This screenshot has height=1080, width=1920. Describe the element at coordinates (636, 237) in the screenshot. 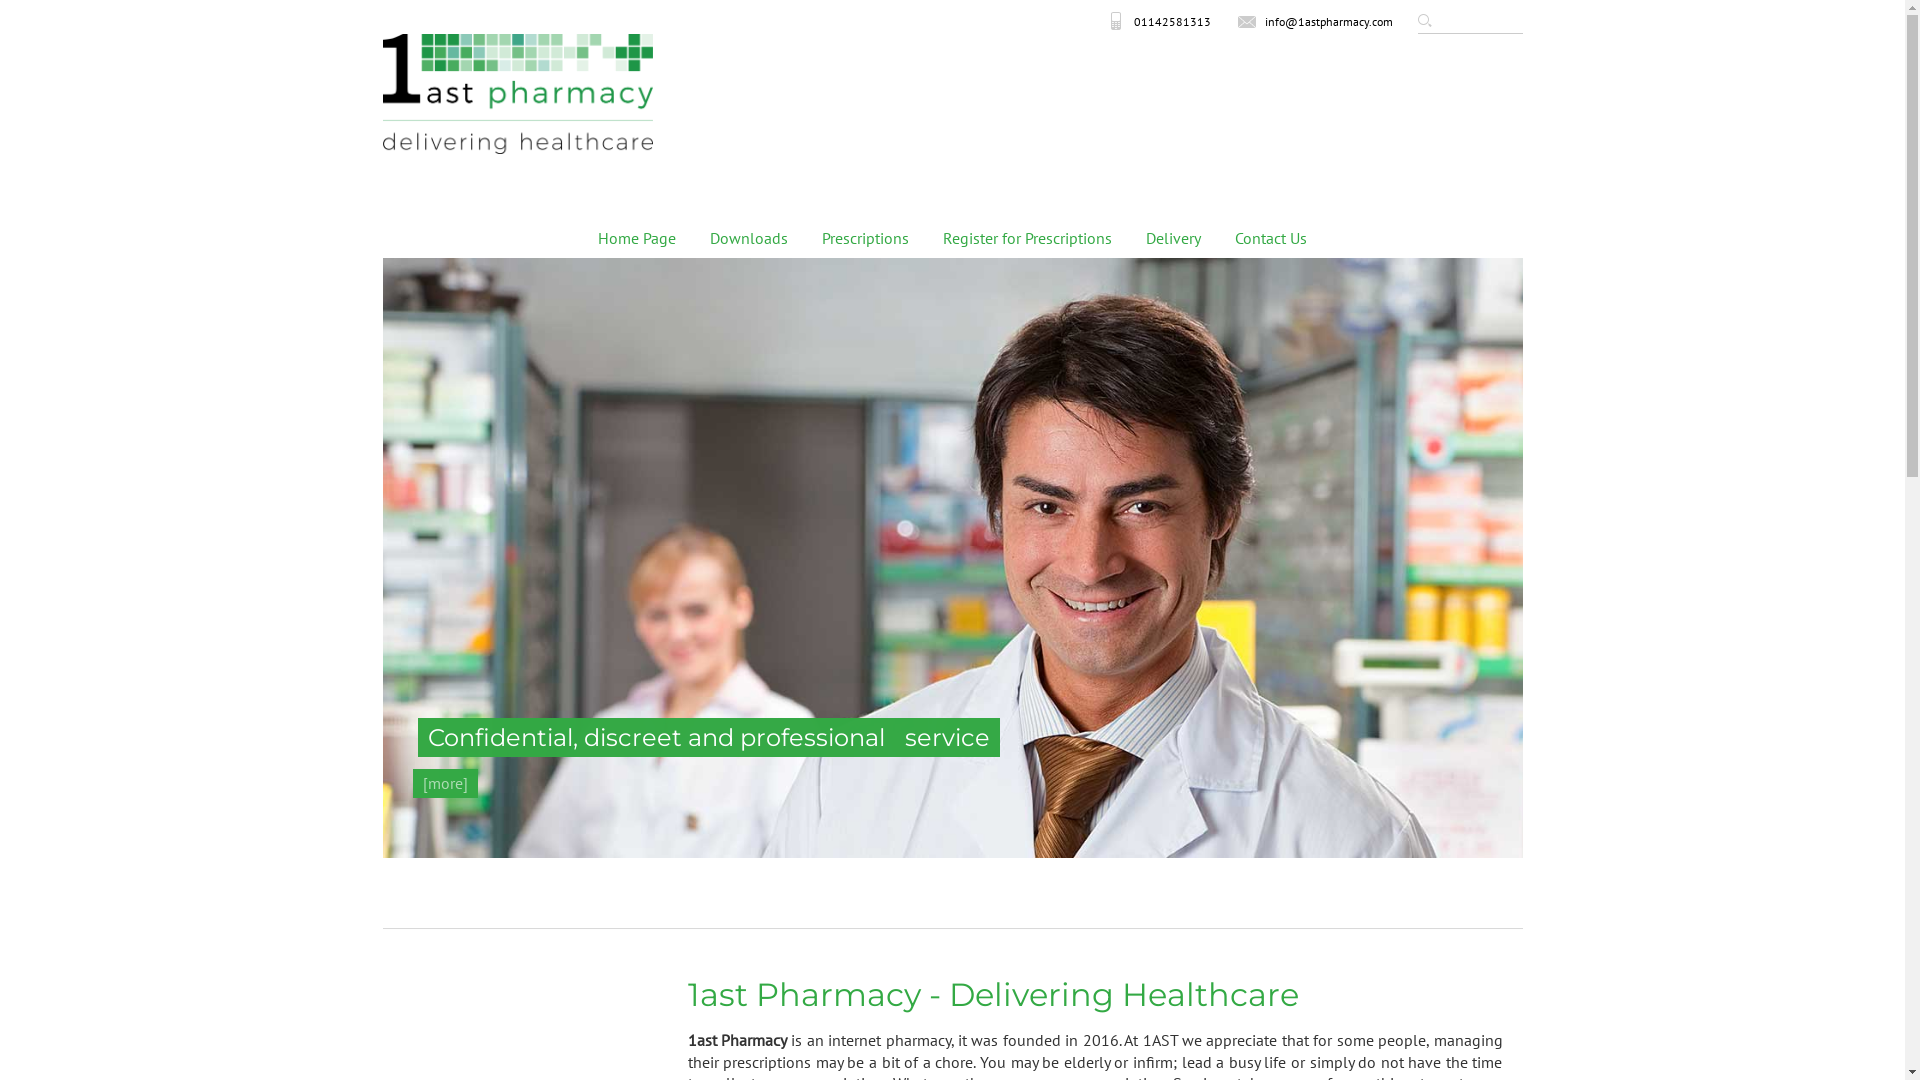

I see `'Home Page'` at that location.